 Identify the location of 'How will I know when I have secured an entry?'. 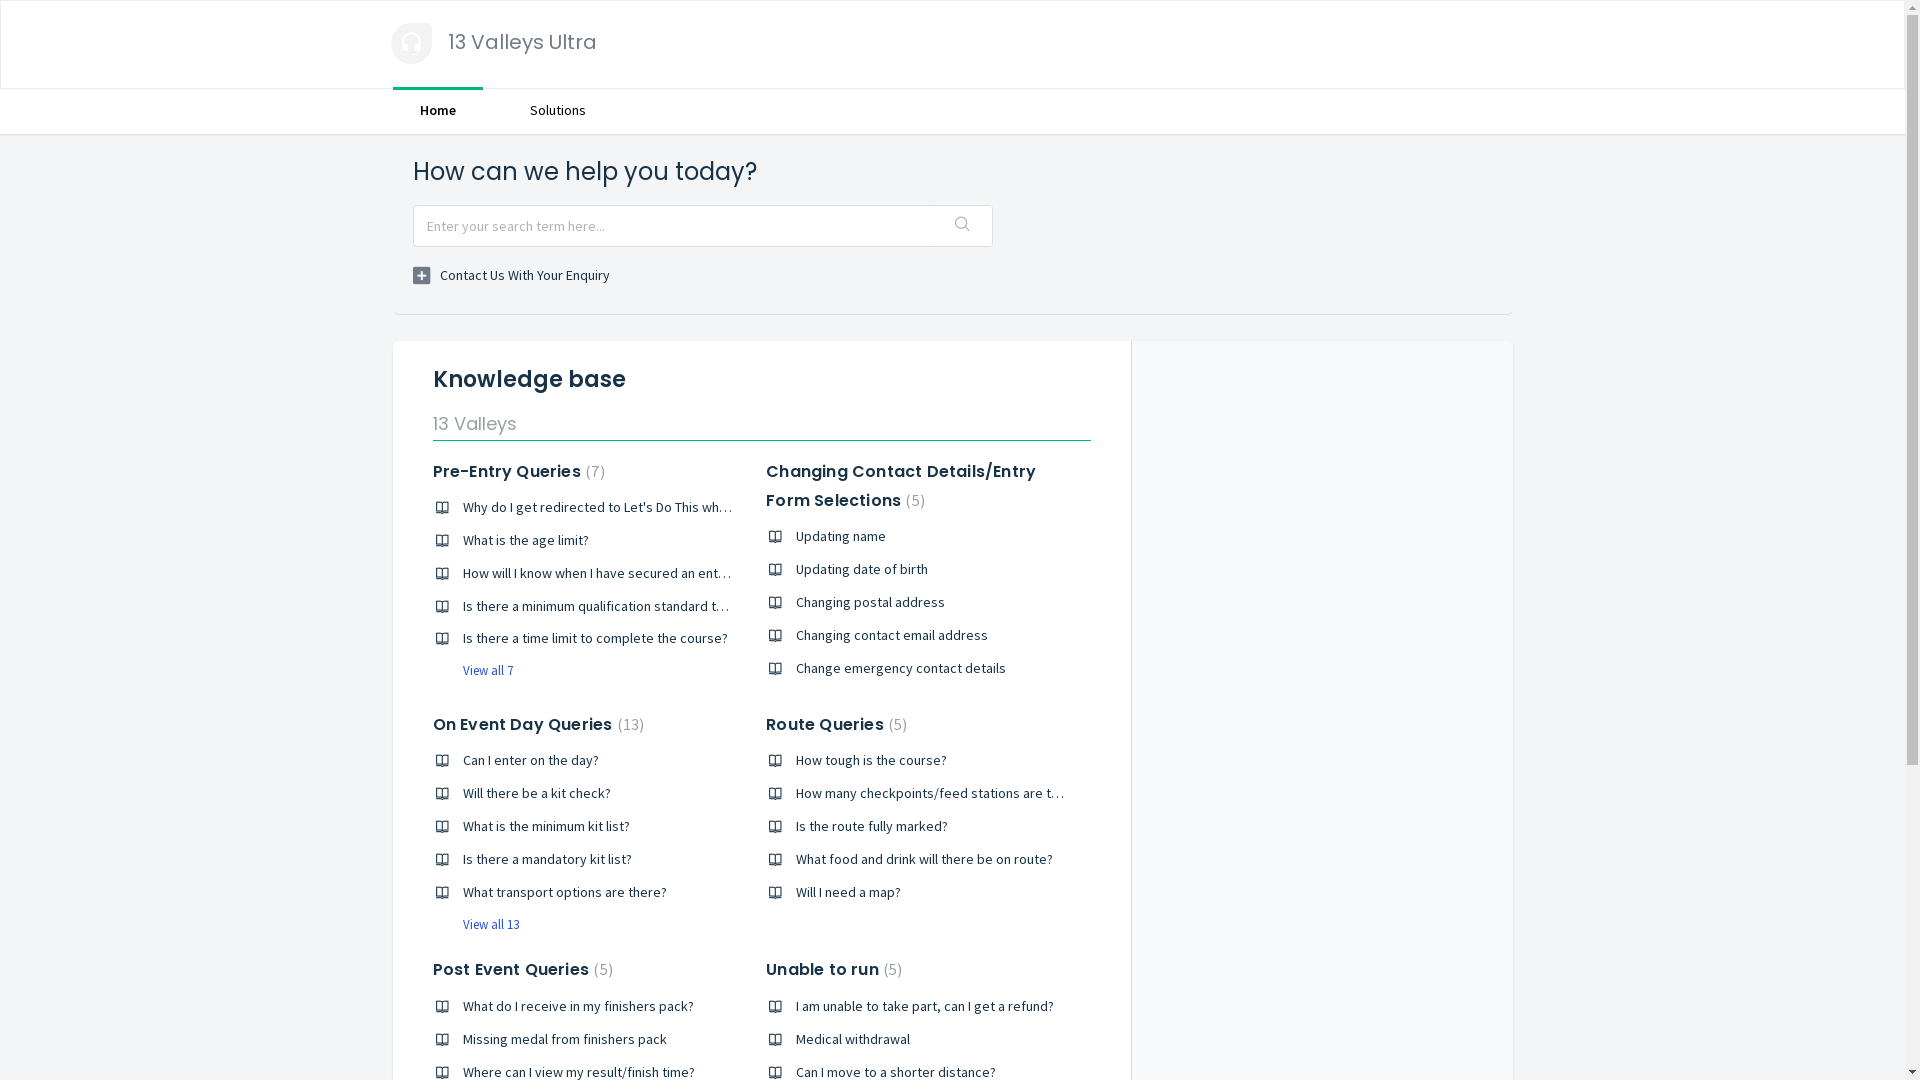
(597, 573).